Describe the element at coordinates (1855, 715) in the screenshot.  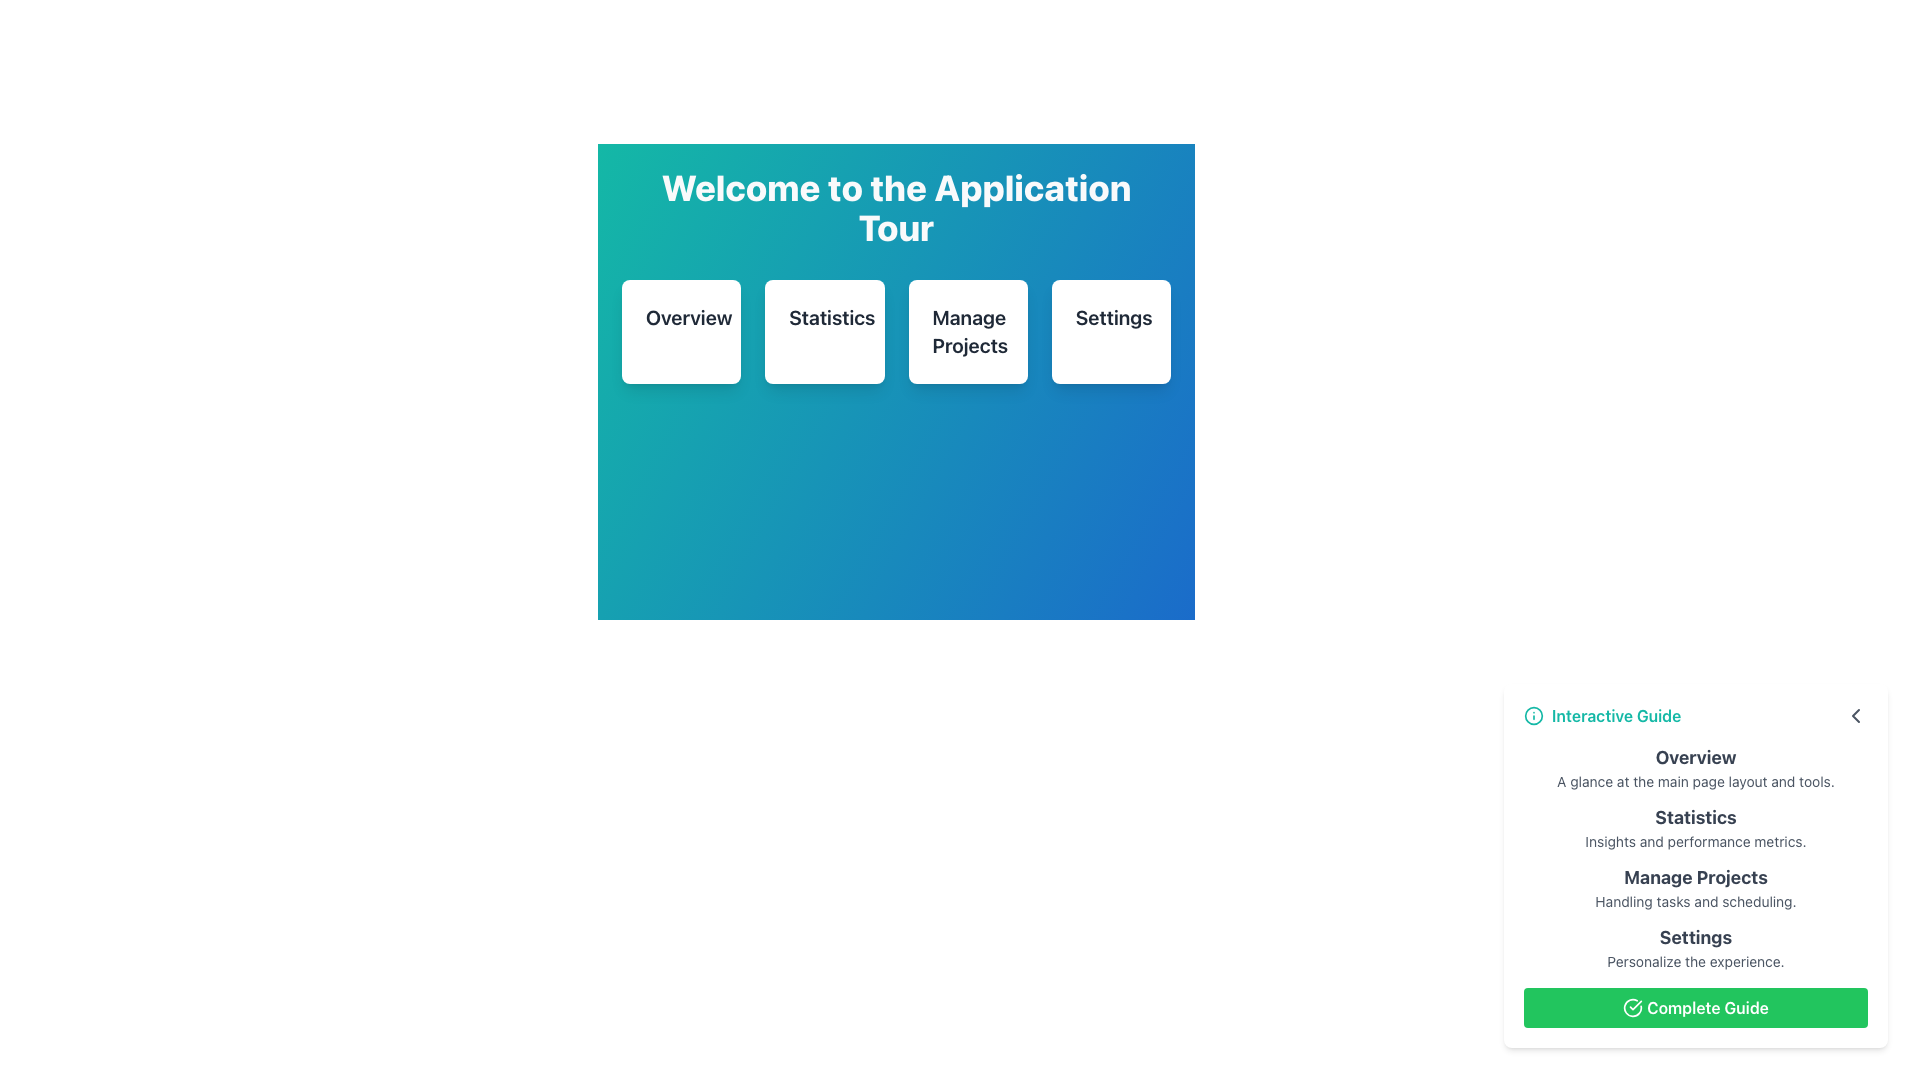
I see `the leftward chevron icon used for navigation, located in the top-right of the pop-up modal` at that location.